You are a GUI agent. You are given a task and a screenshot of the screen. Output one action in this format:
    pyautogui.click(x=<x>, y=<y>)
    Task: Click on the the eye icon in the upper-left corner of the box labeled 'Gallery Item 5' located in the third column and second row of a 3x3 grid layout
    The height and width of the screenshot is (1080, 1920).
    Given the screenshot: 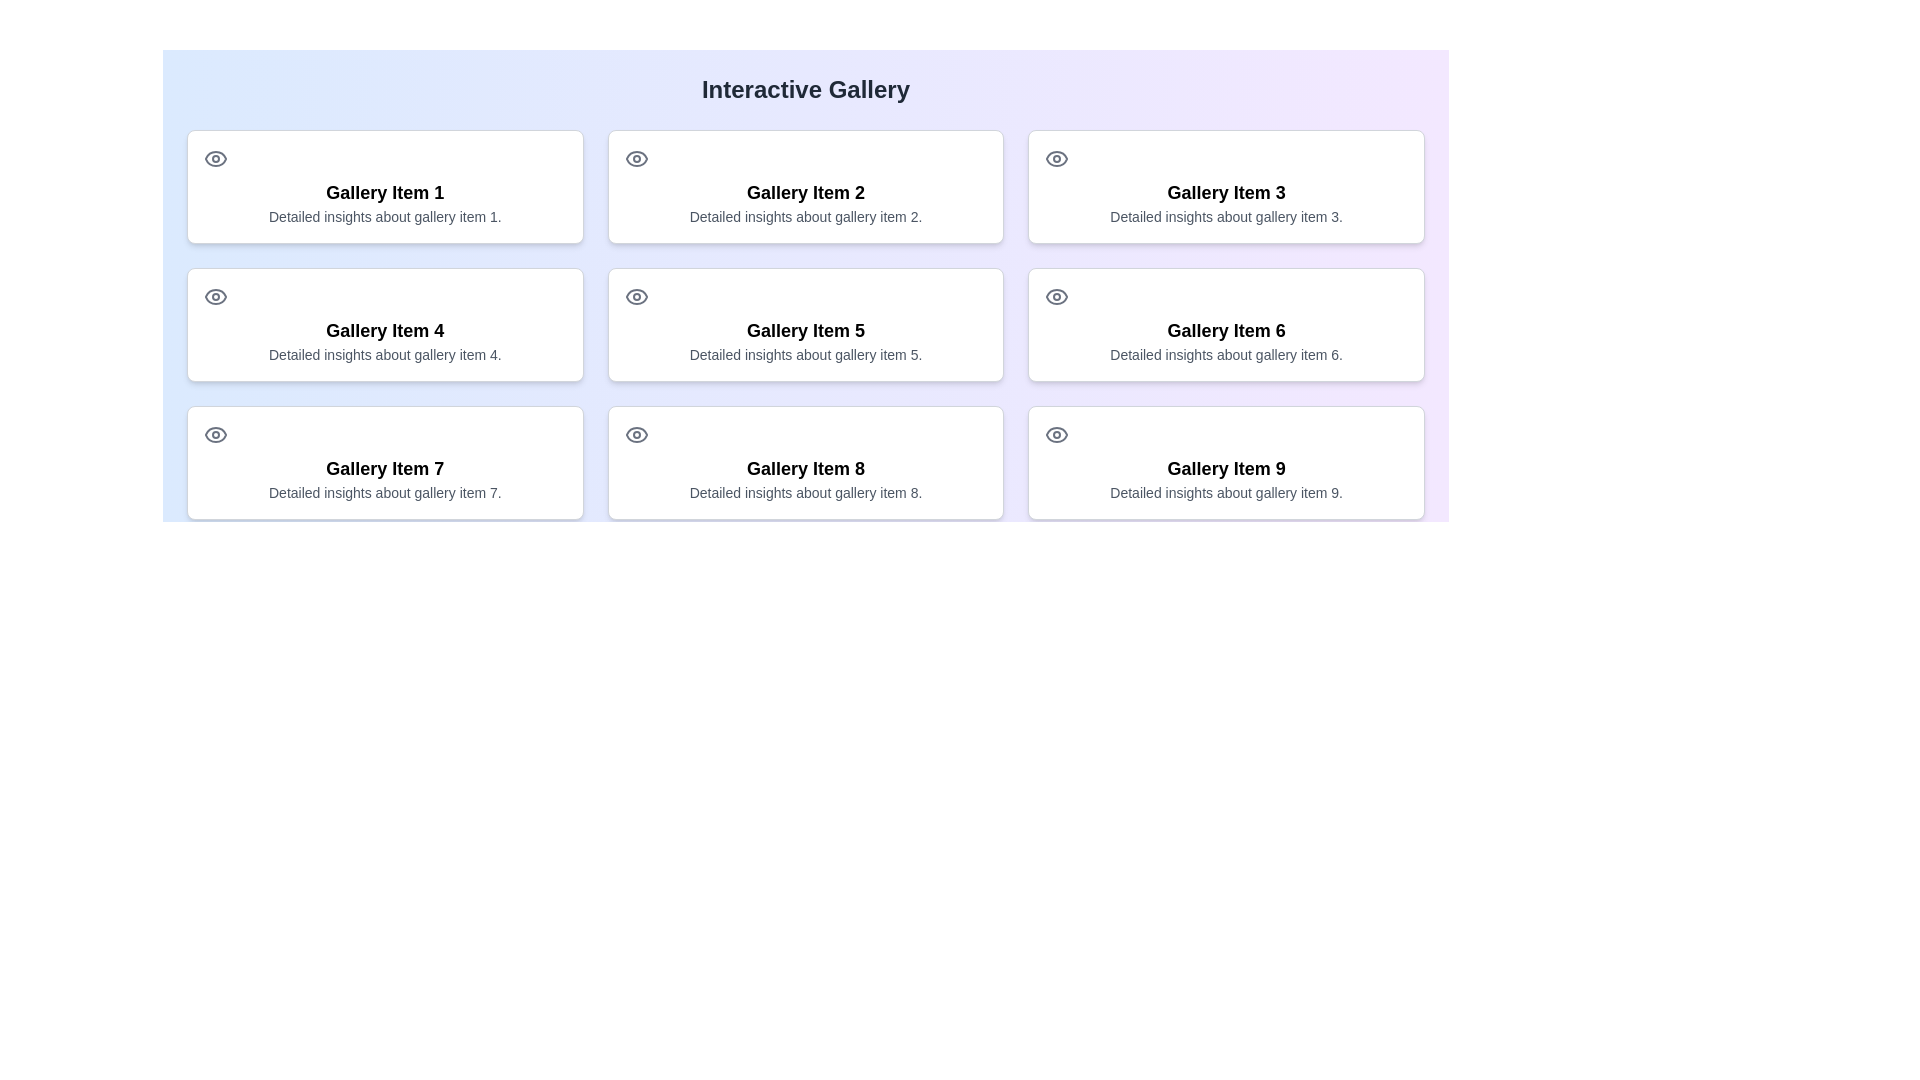 What is the action you would take?
    pyautogui.click(x=635, y=297)
    